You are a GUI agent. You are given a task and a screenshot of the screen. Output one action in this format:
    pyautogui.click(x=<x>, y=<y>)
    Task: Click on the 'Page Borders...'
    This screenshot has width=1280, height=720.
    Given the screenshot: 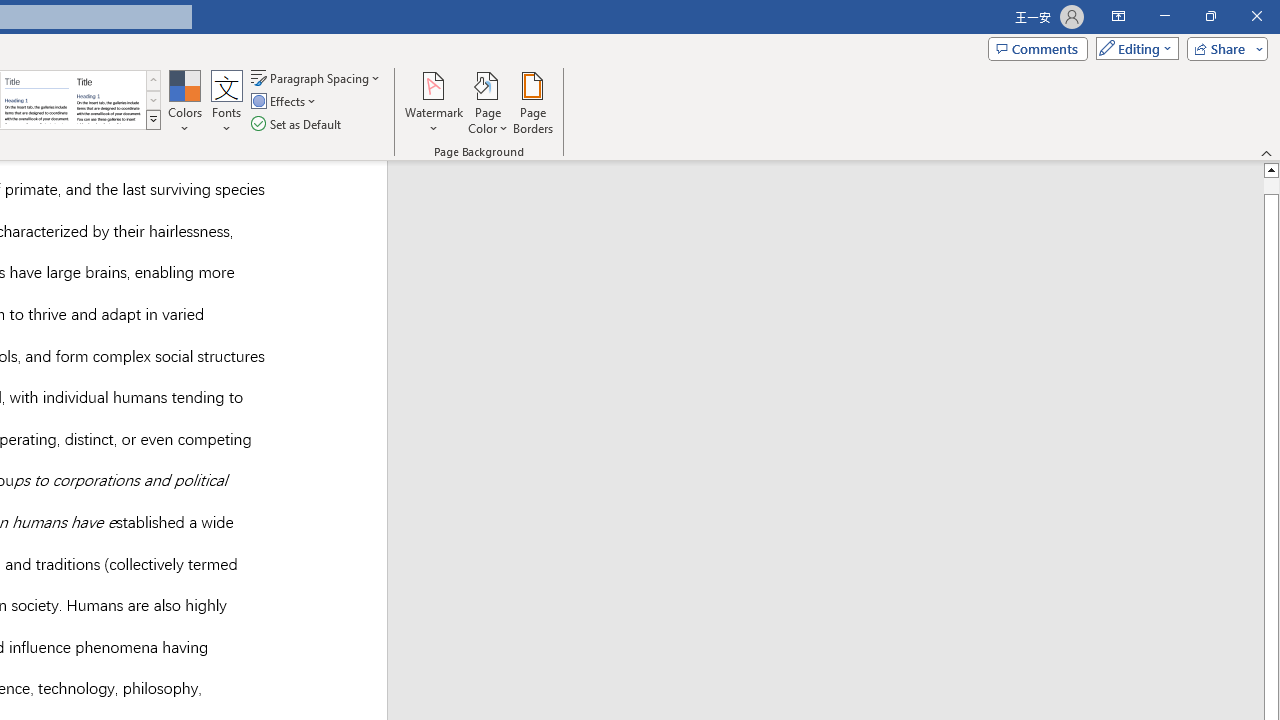 What is the action you would take?
    pyautogui.click(x=533, y=103)
    